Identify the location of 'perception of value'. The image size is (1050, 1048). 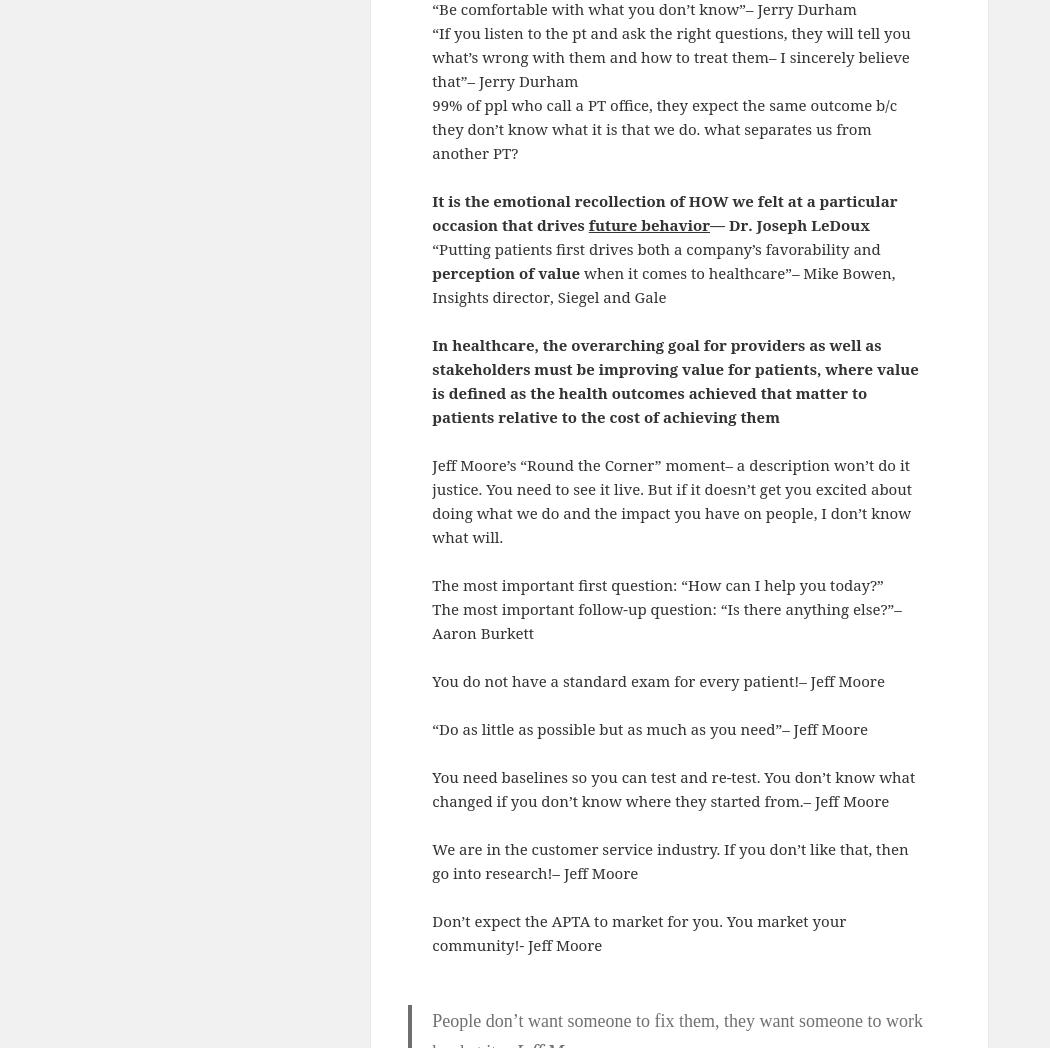
(504, 270).